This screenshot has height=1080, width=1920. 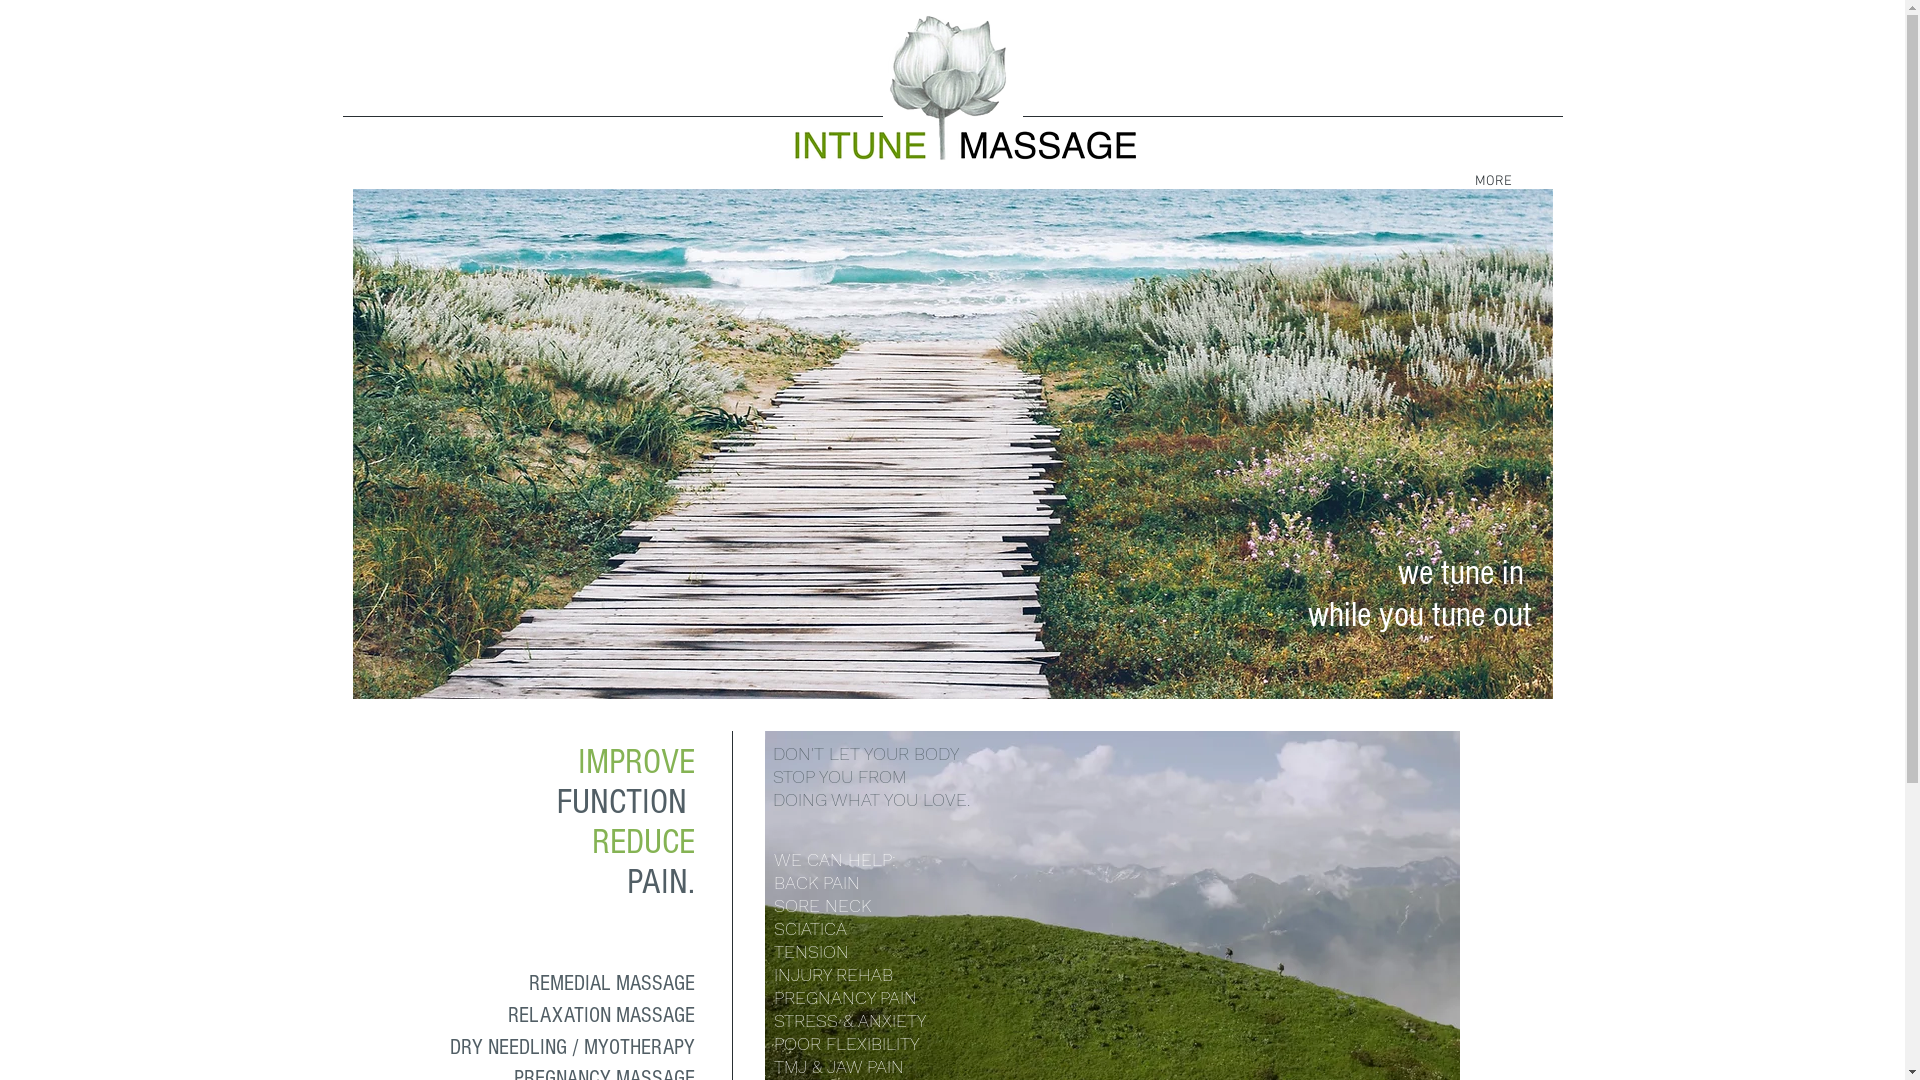 I want to click on 'IMPROVE, so click(x=619, y=821).